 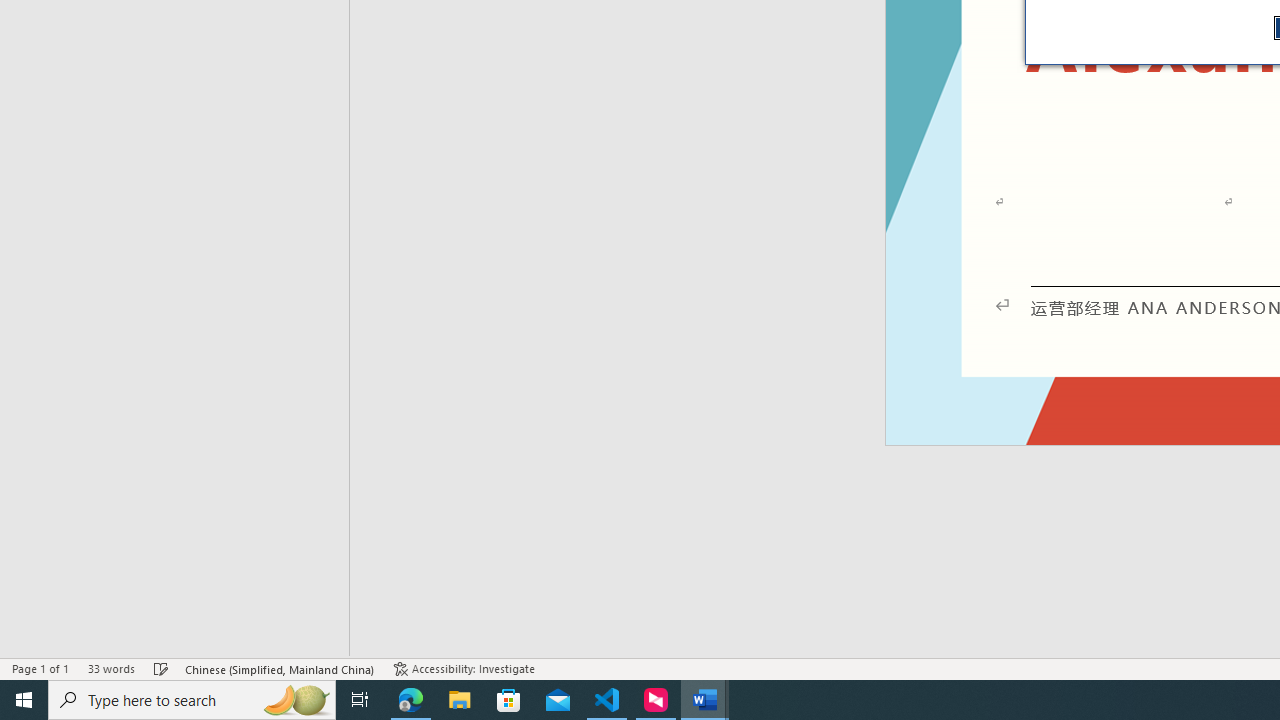 What do you see at coordinates (24, 698) in the screenshot?
I see `'Start'` at bounding box center [24, 698].